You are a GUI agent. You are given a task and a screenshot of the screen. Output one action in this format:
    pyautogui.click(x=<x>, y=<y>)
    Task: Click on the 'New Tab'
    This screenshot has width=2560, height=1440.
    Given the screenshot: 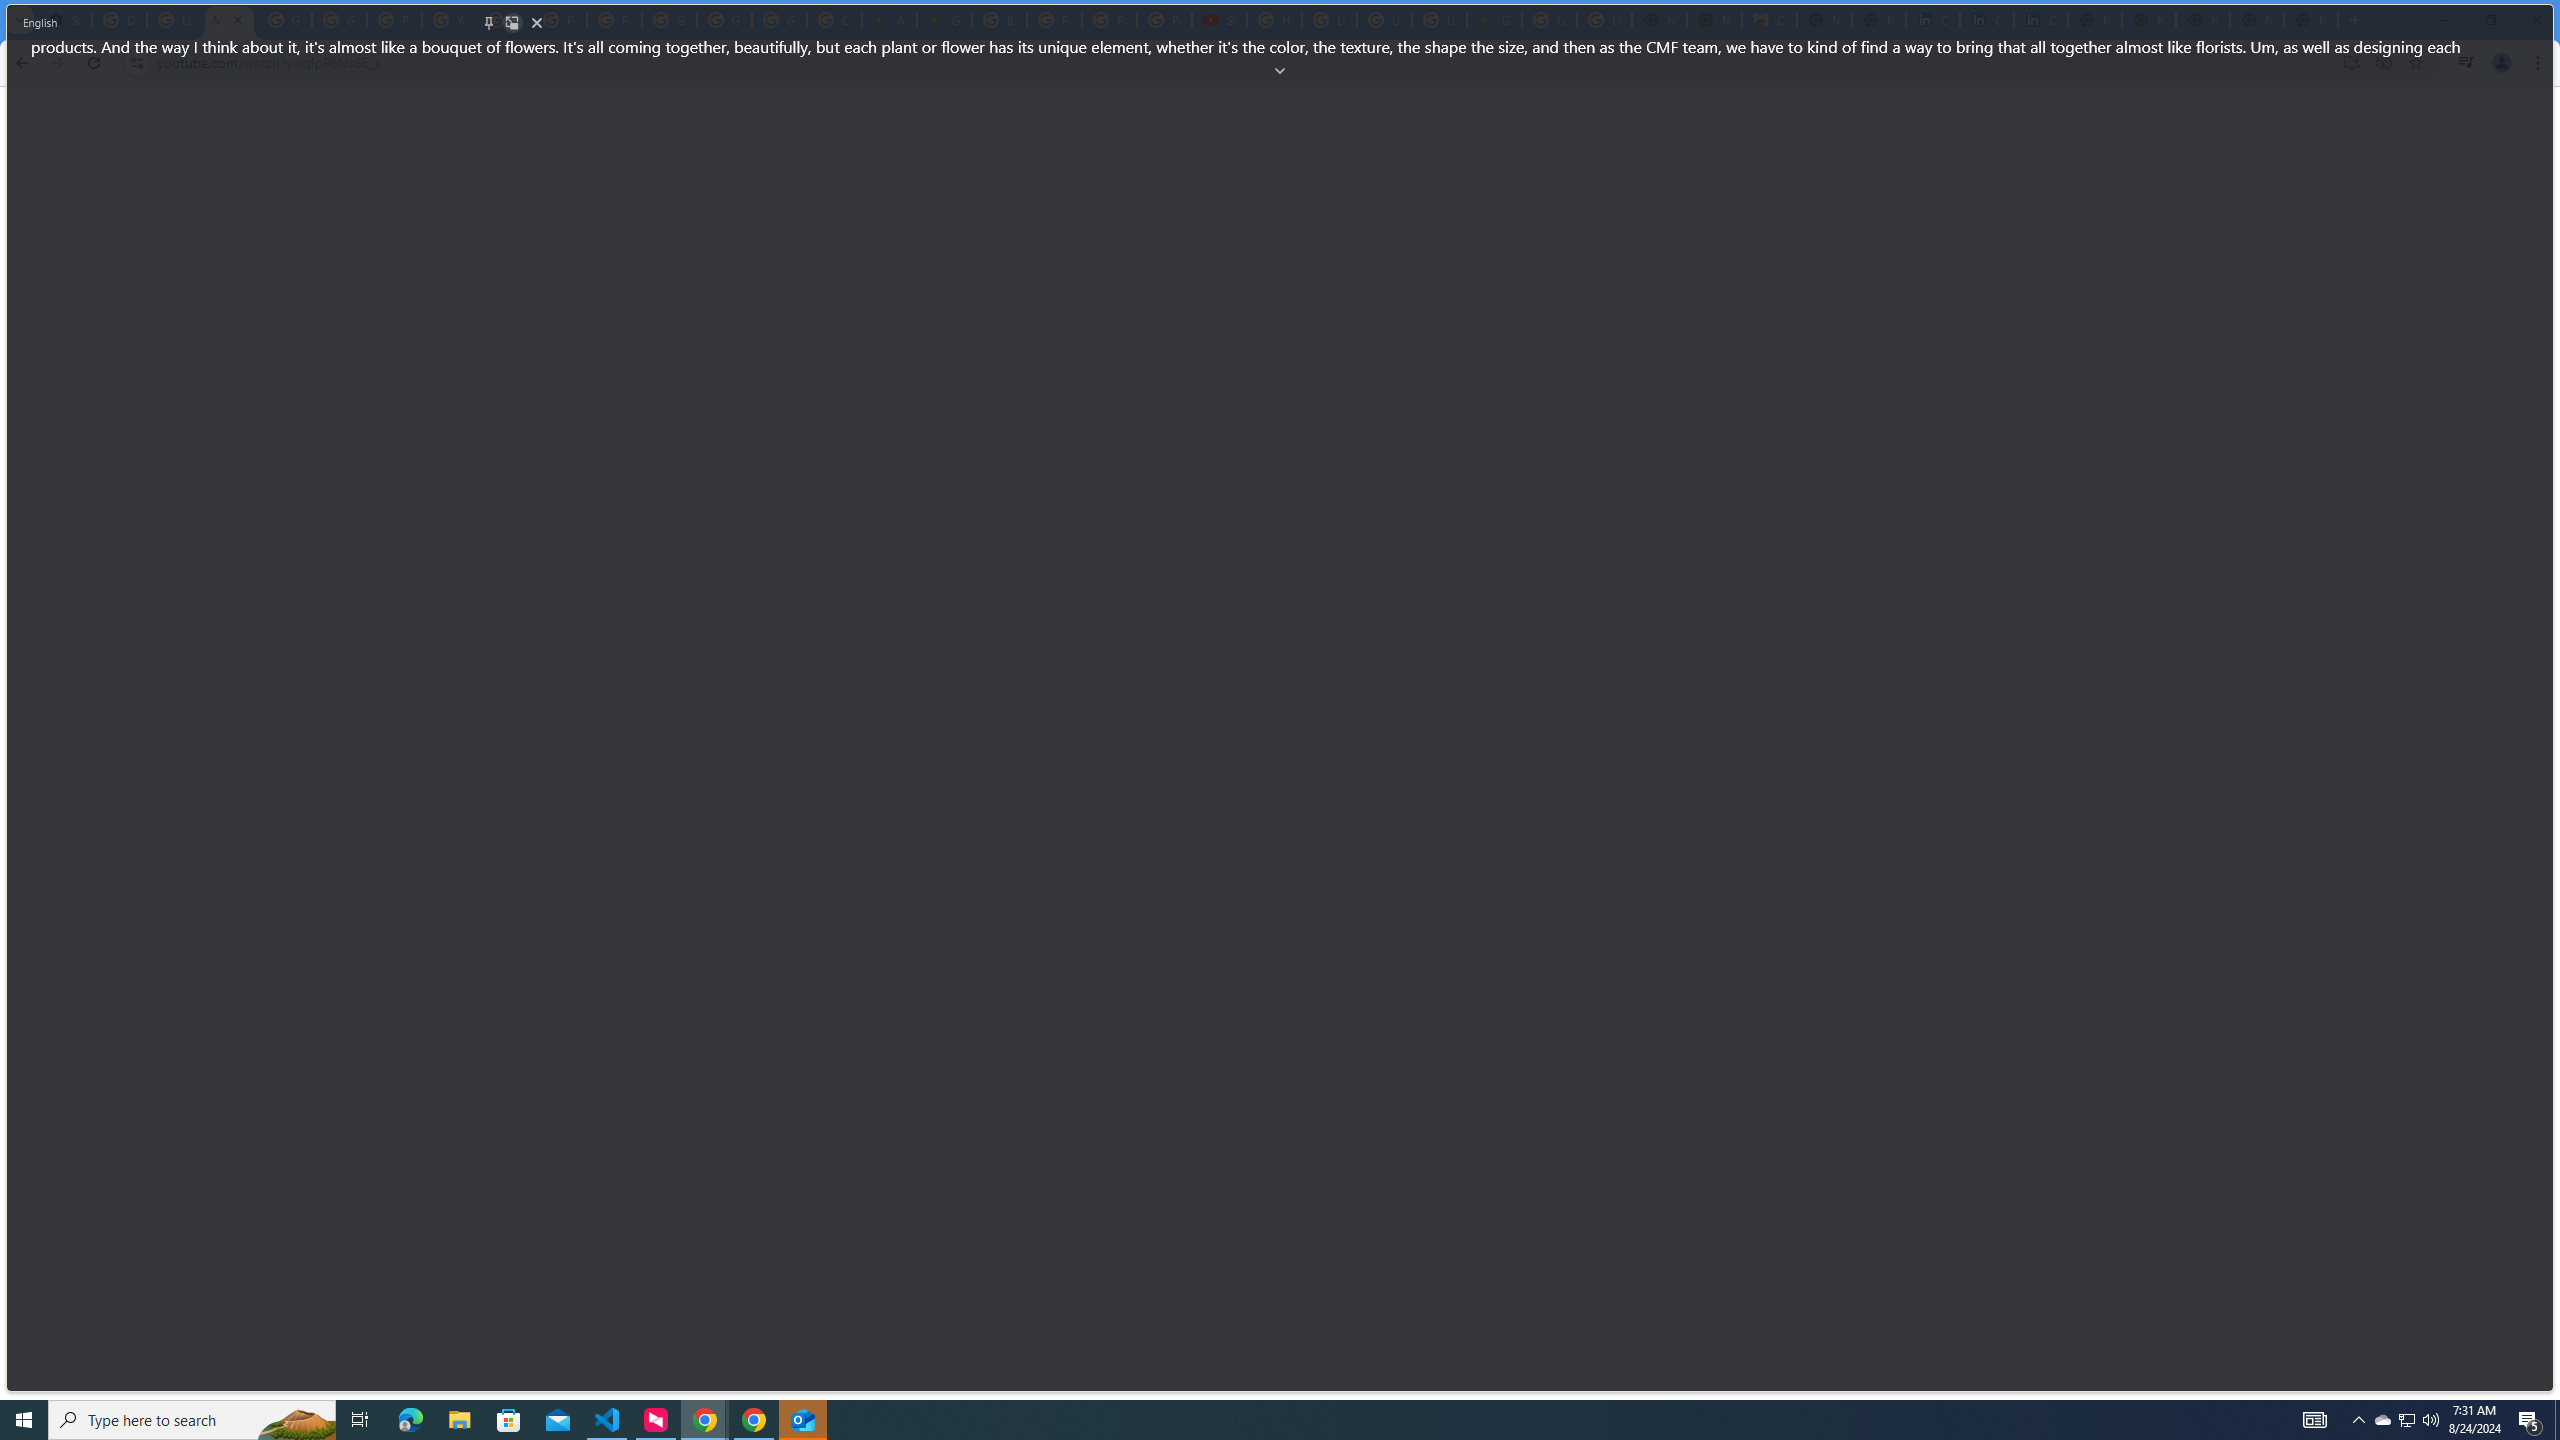 What is the action you would take?
    pyautogui.click(x=2311, y=19)
    